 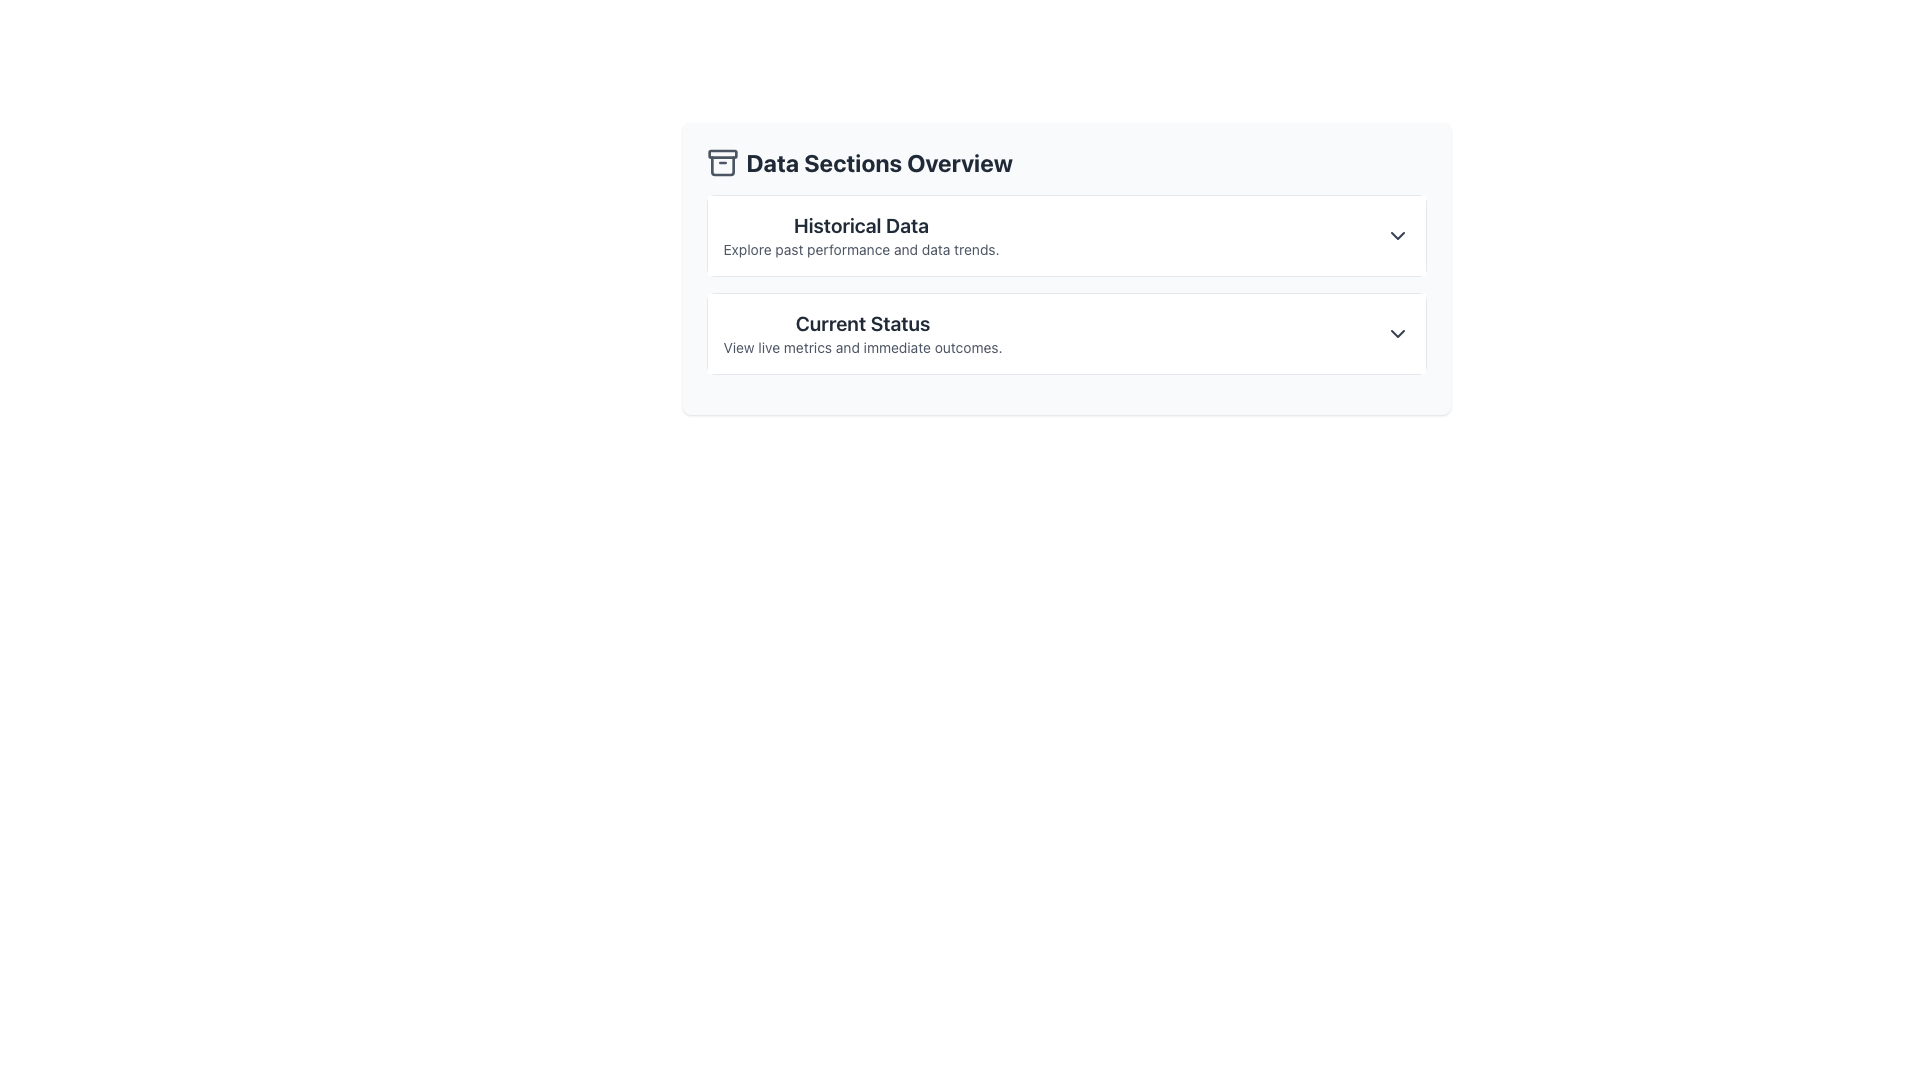 What do you see at coordinates (1396, 234) in the screenshot?
I see `the downward-pointing chevron arrow icon located at the far right of the 'Historical Data' section` at bounding box center [1396, 234].